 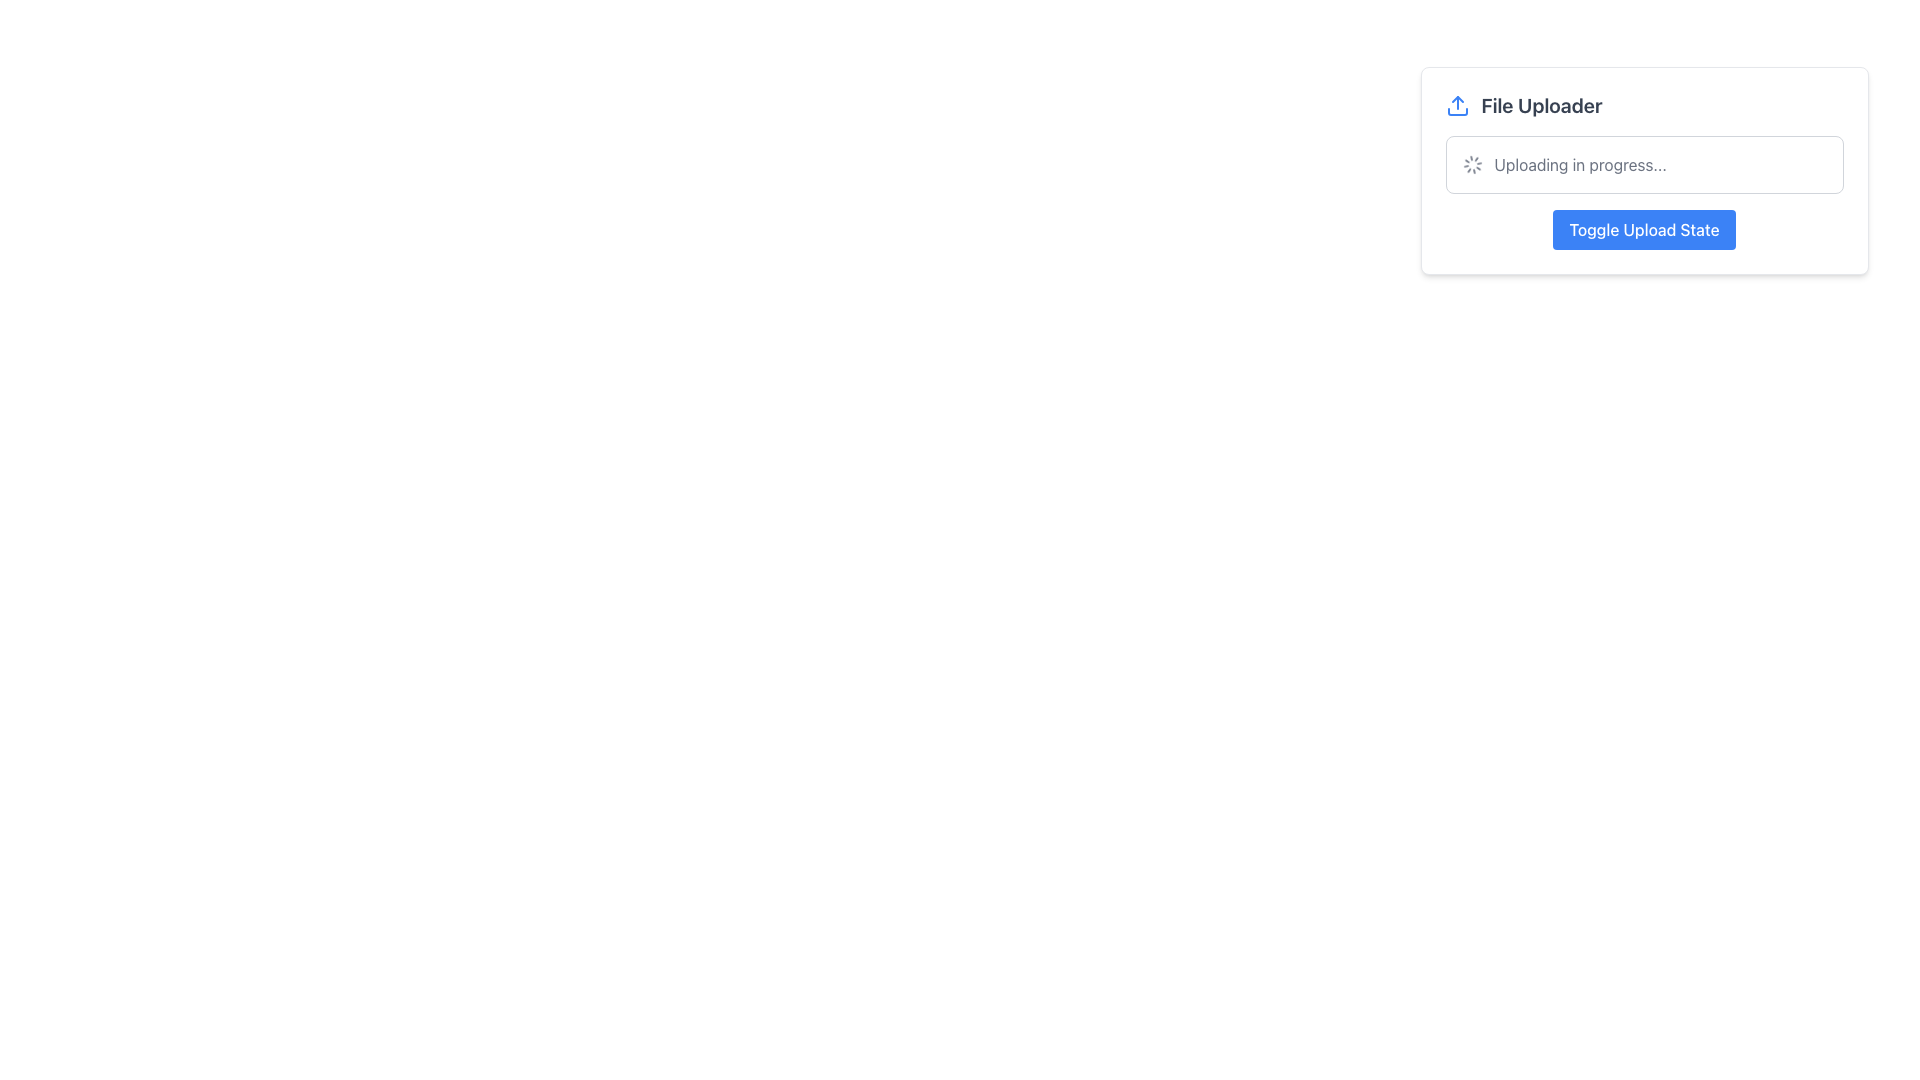 I want to click on the informational text element with an icon located below the 'File Uploader' title and above the 'Toggle Upload State' button, so click(x=1644, y=164).